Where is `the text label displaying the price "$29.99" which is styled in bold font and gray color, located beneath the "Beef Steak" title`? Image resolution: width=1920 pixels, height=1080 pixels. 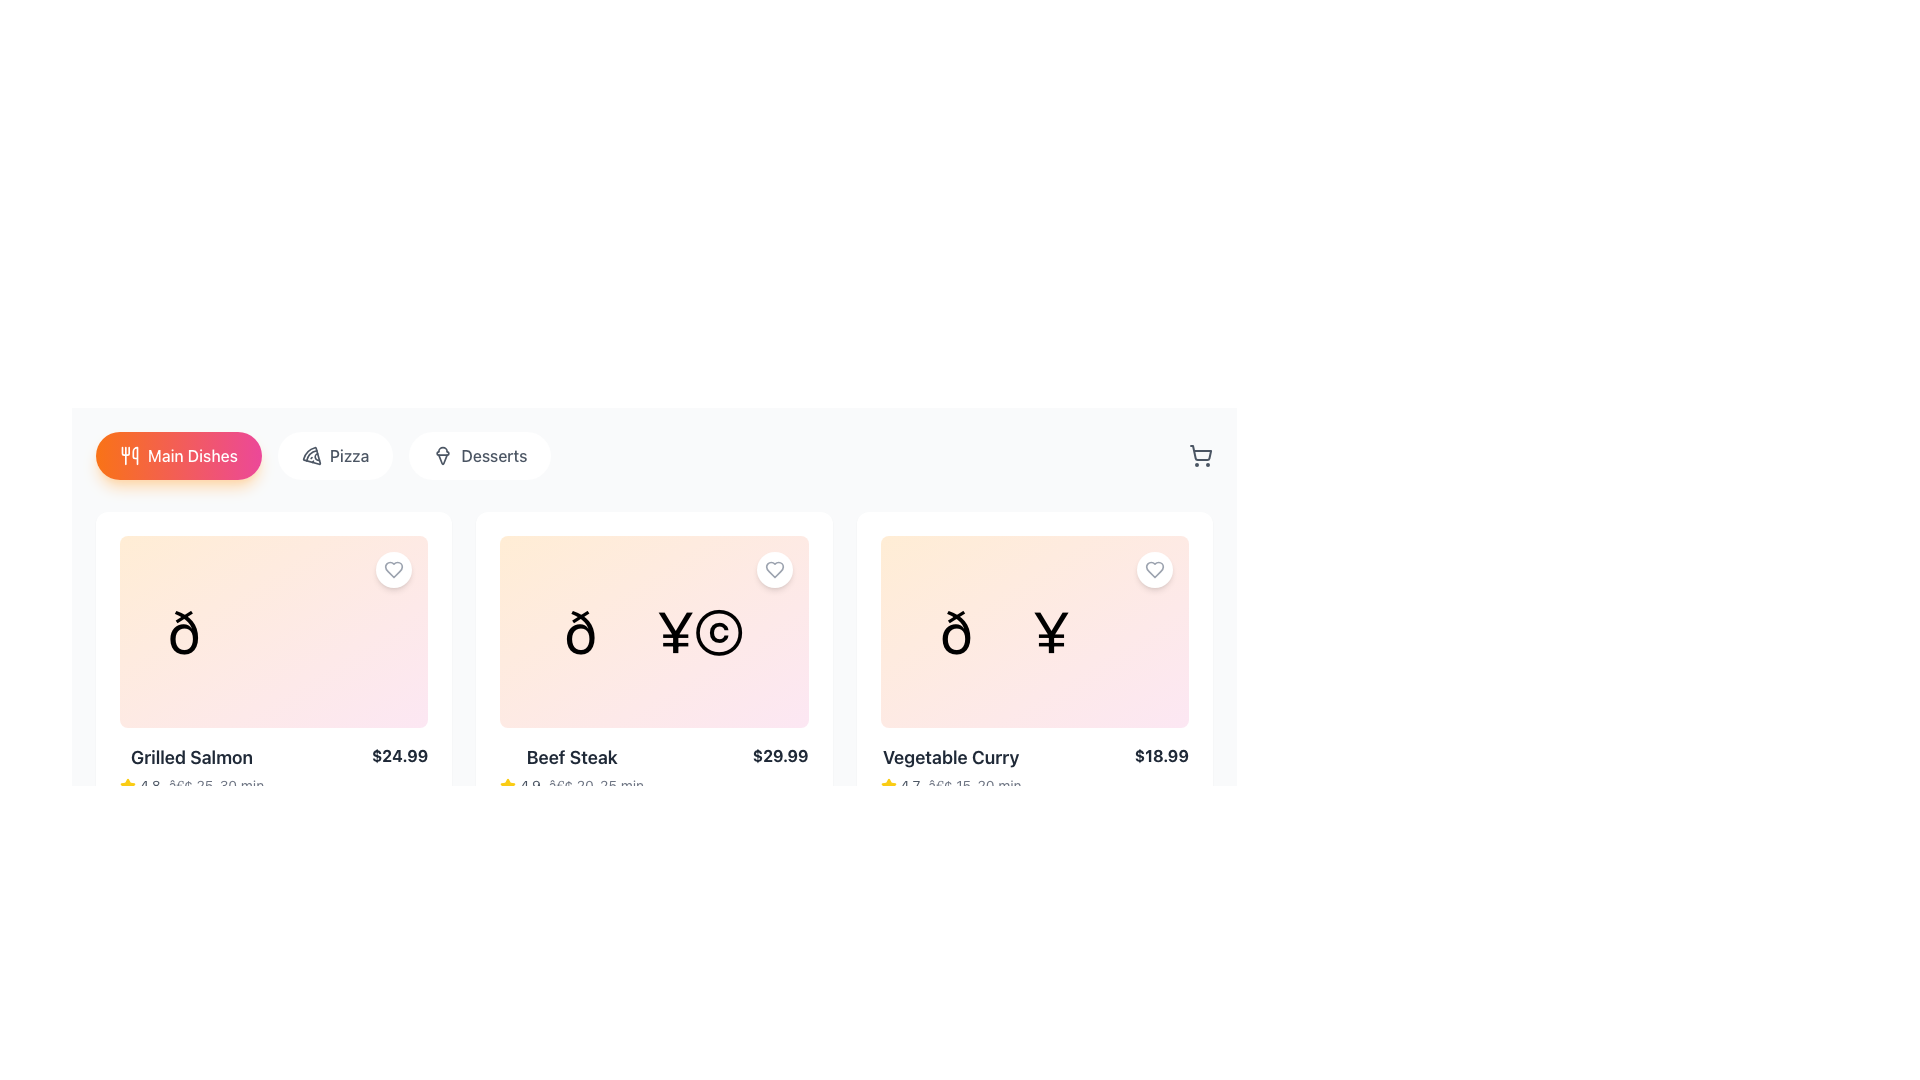
the text label displaying the price "$29.99" which is styled in bold font and gray color, located beneath the "Beef Steak" title is located at coordinates (779, 756).